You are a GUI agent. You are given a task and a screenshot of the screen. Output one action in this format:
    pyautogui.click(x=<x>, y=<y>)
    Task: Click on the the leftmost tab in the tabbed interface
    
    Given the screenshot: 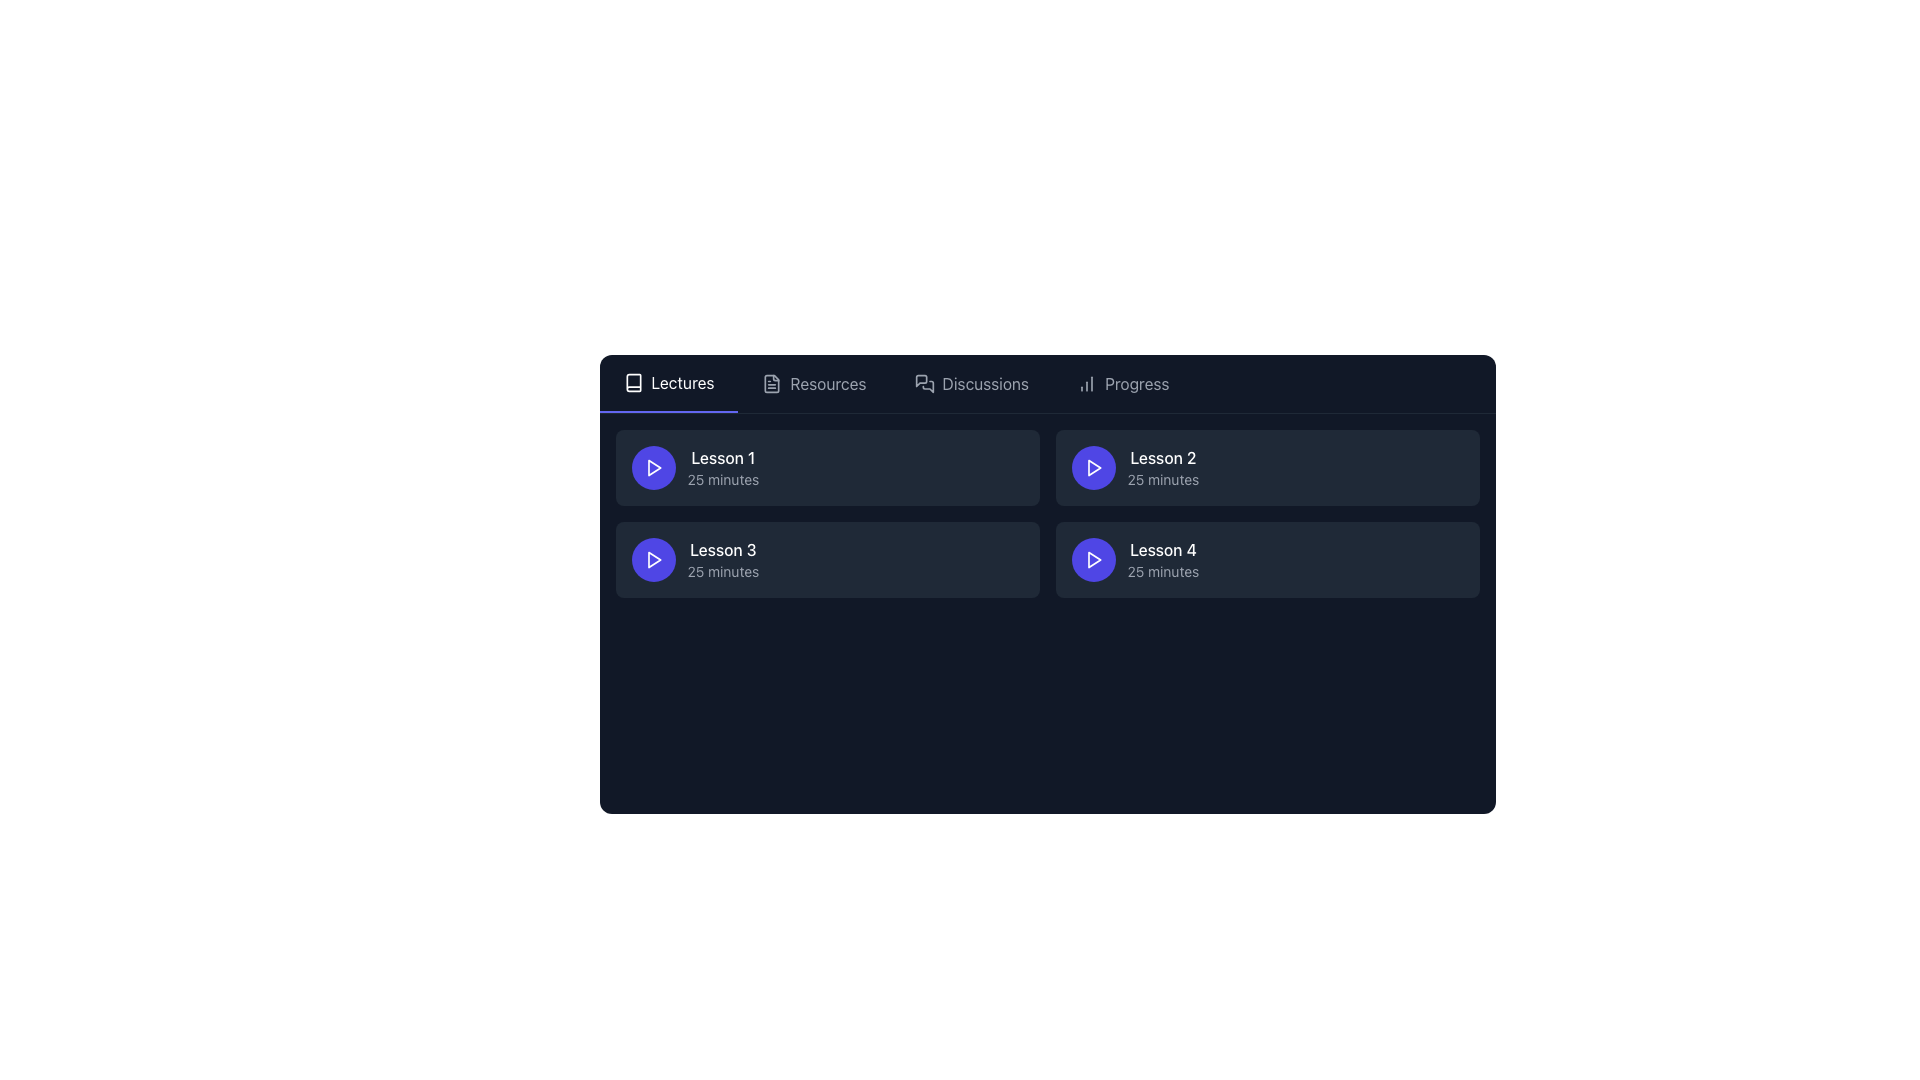 What is the action you would take?
    pyautogui.click(x=668, y=384)
    